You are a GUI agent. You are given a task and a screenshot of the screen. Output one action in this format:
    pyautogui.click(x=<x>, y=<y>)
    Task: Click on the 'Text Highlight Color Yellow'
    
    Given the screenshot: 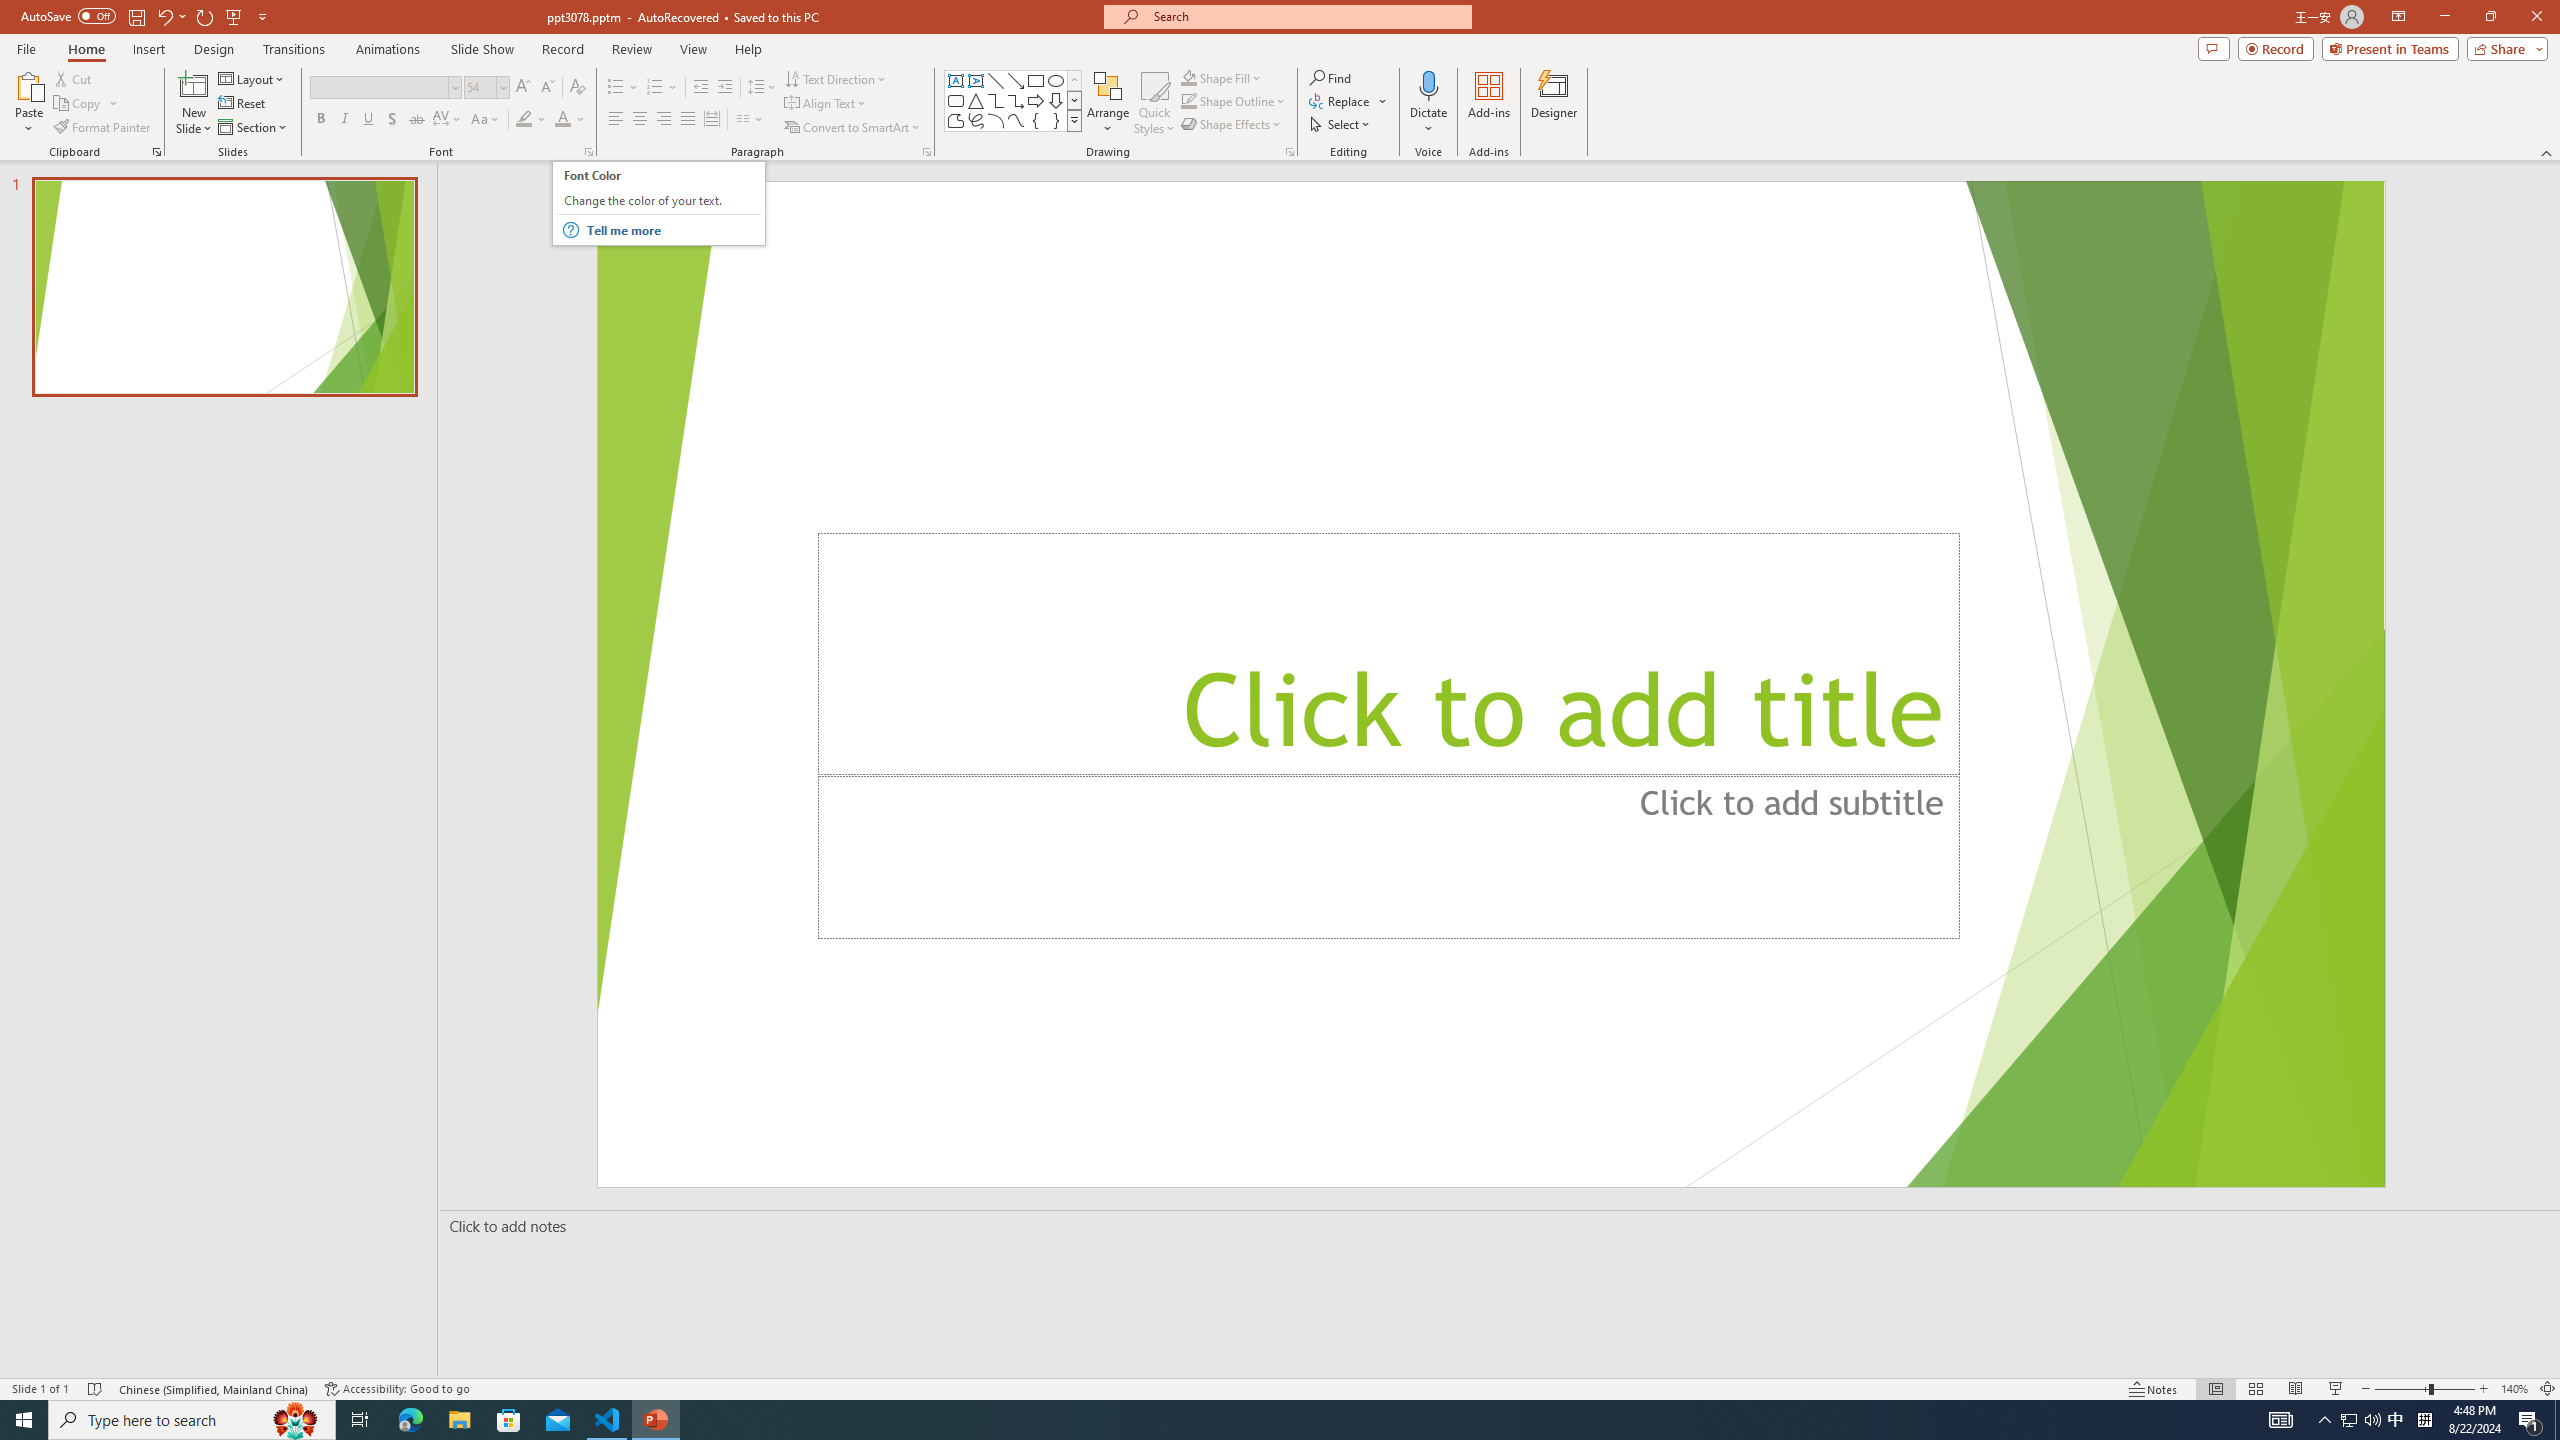 What is the action you would take?
    pyautogui.click(x=522, y=118)
    